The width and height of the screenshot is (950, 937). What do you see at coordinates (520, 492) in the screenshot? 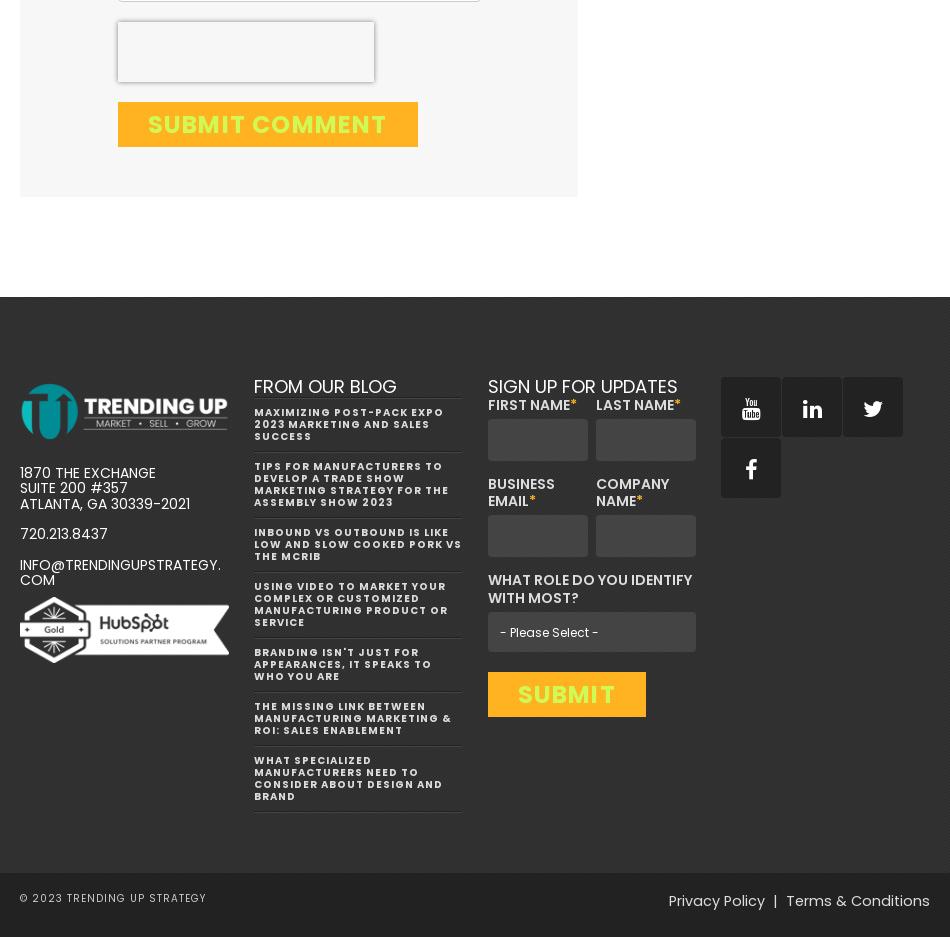
I see `'BUSINESS EMAIL'` at bounding box center [520, 492].